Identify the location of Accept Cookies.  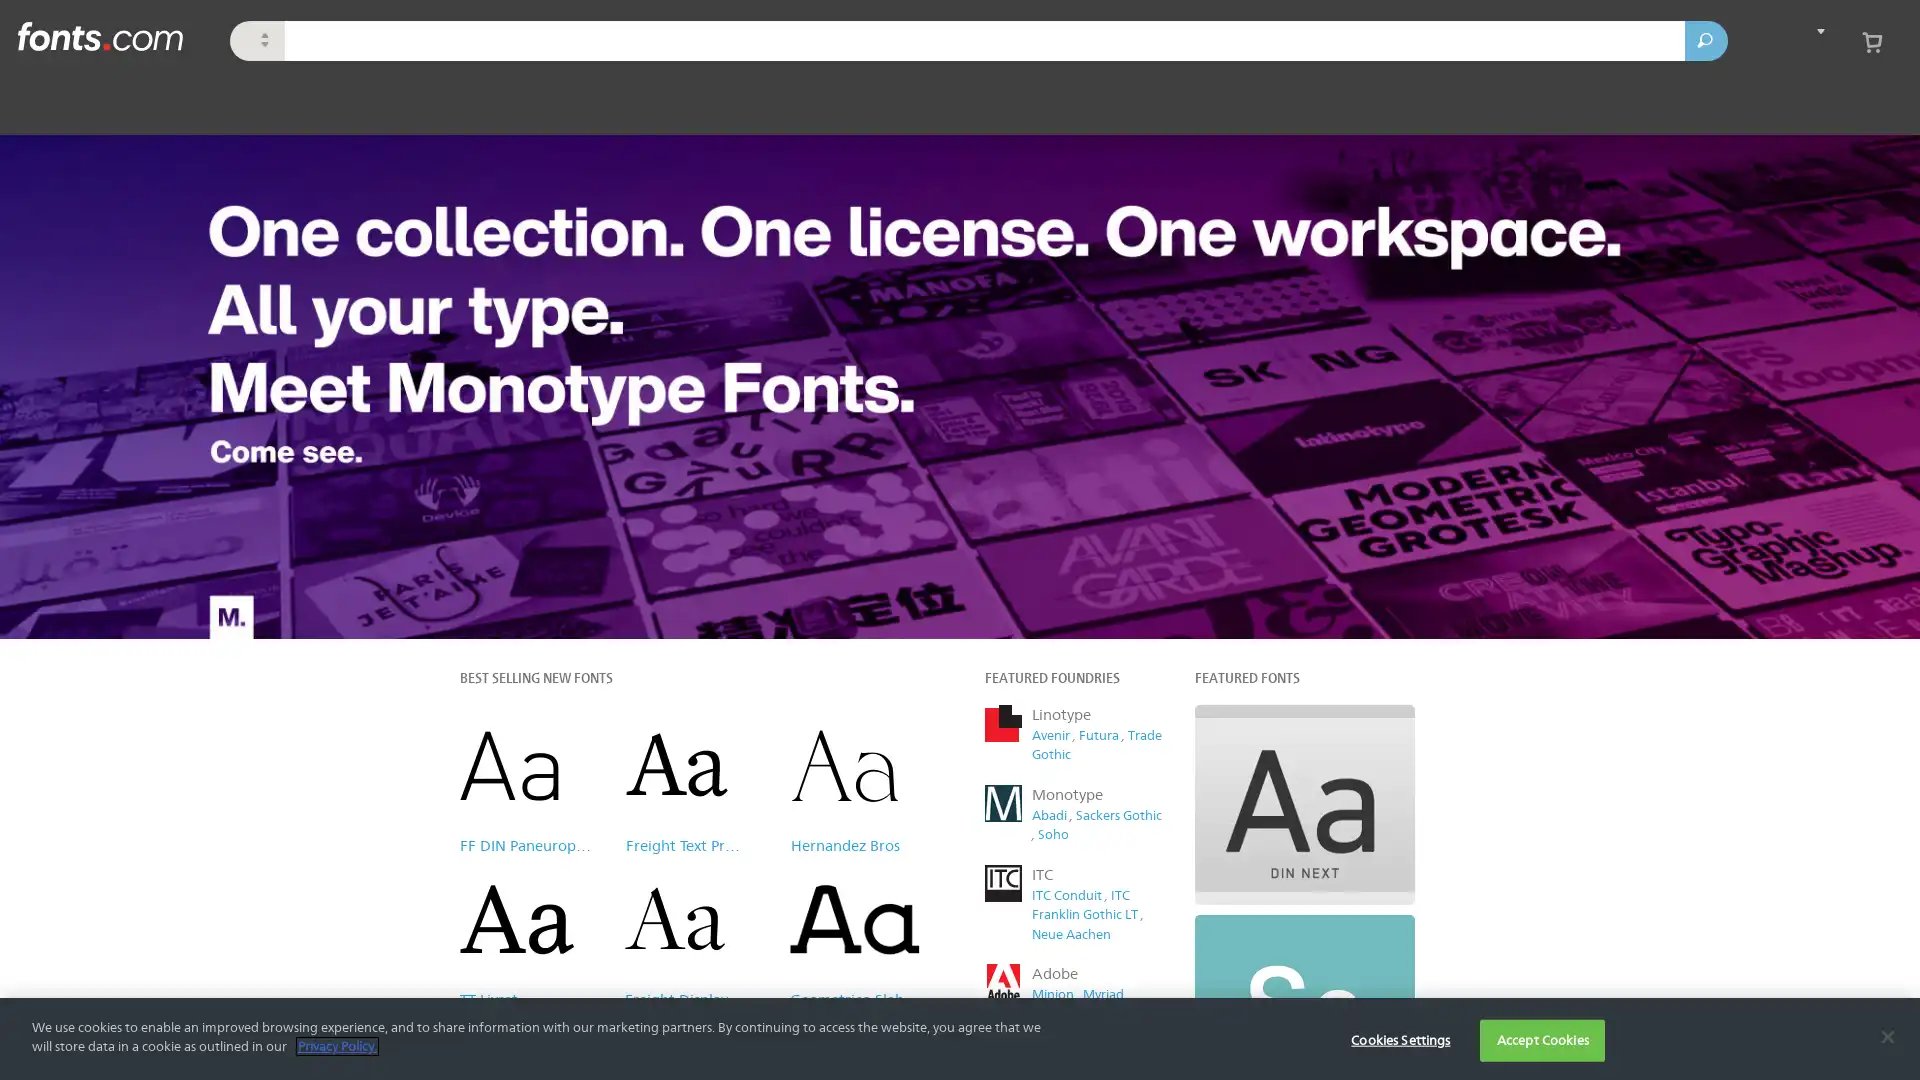
(1541, 1039).